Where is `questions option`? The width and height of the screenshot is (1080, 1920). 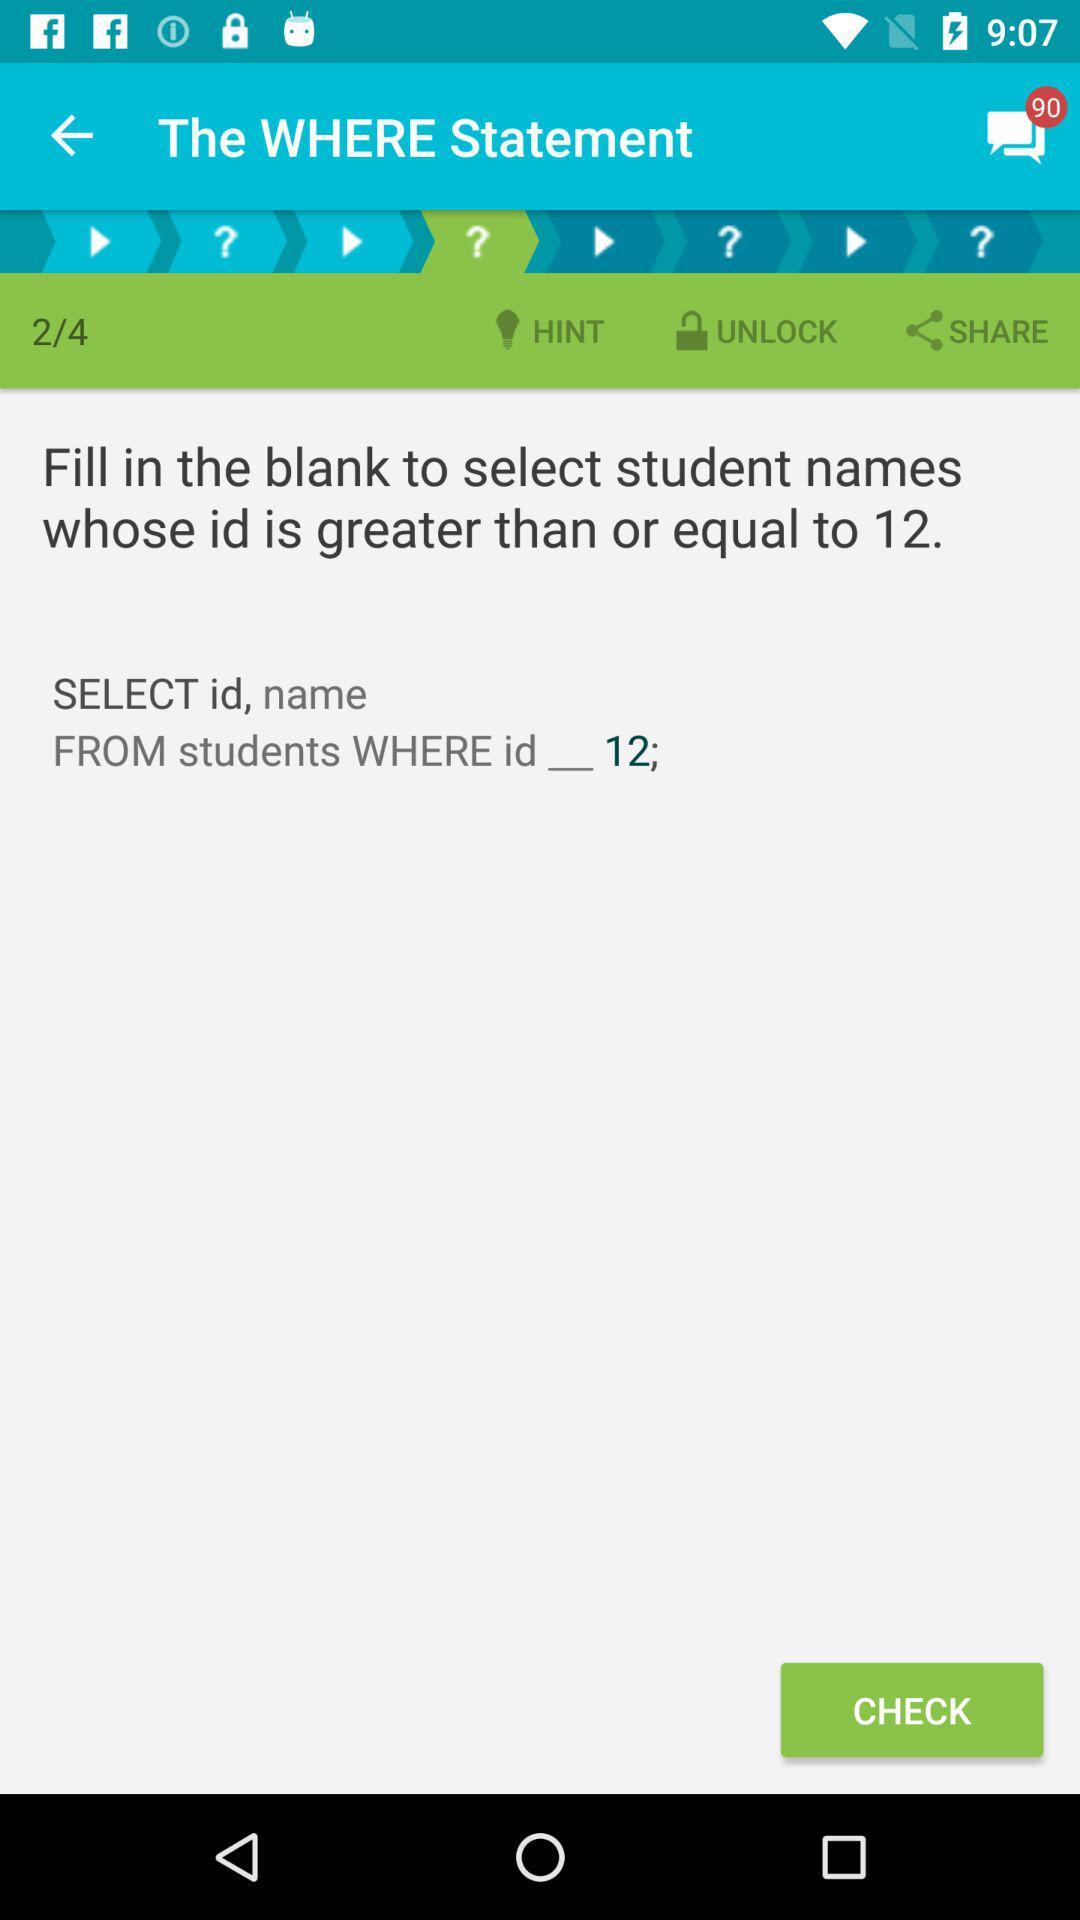
questions option is located at coordinates (477, 240).